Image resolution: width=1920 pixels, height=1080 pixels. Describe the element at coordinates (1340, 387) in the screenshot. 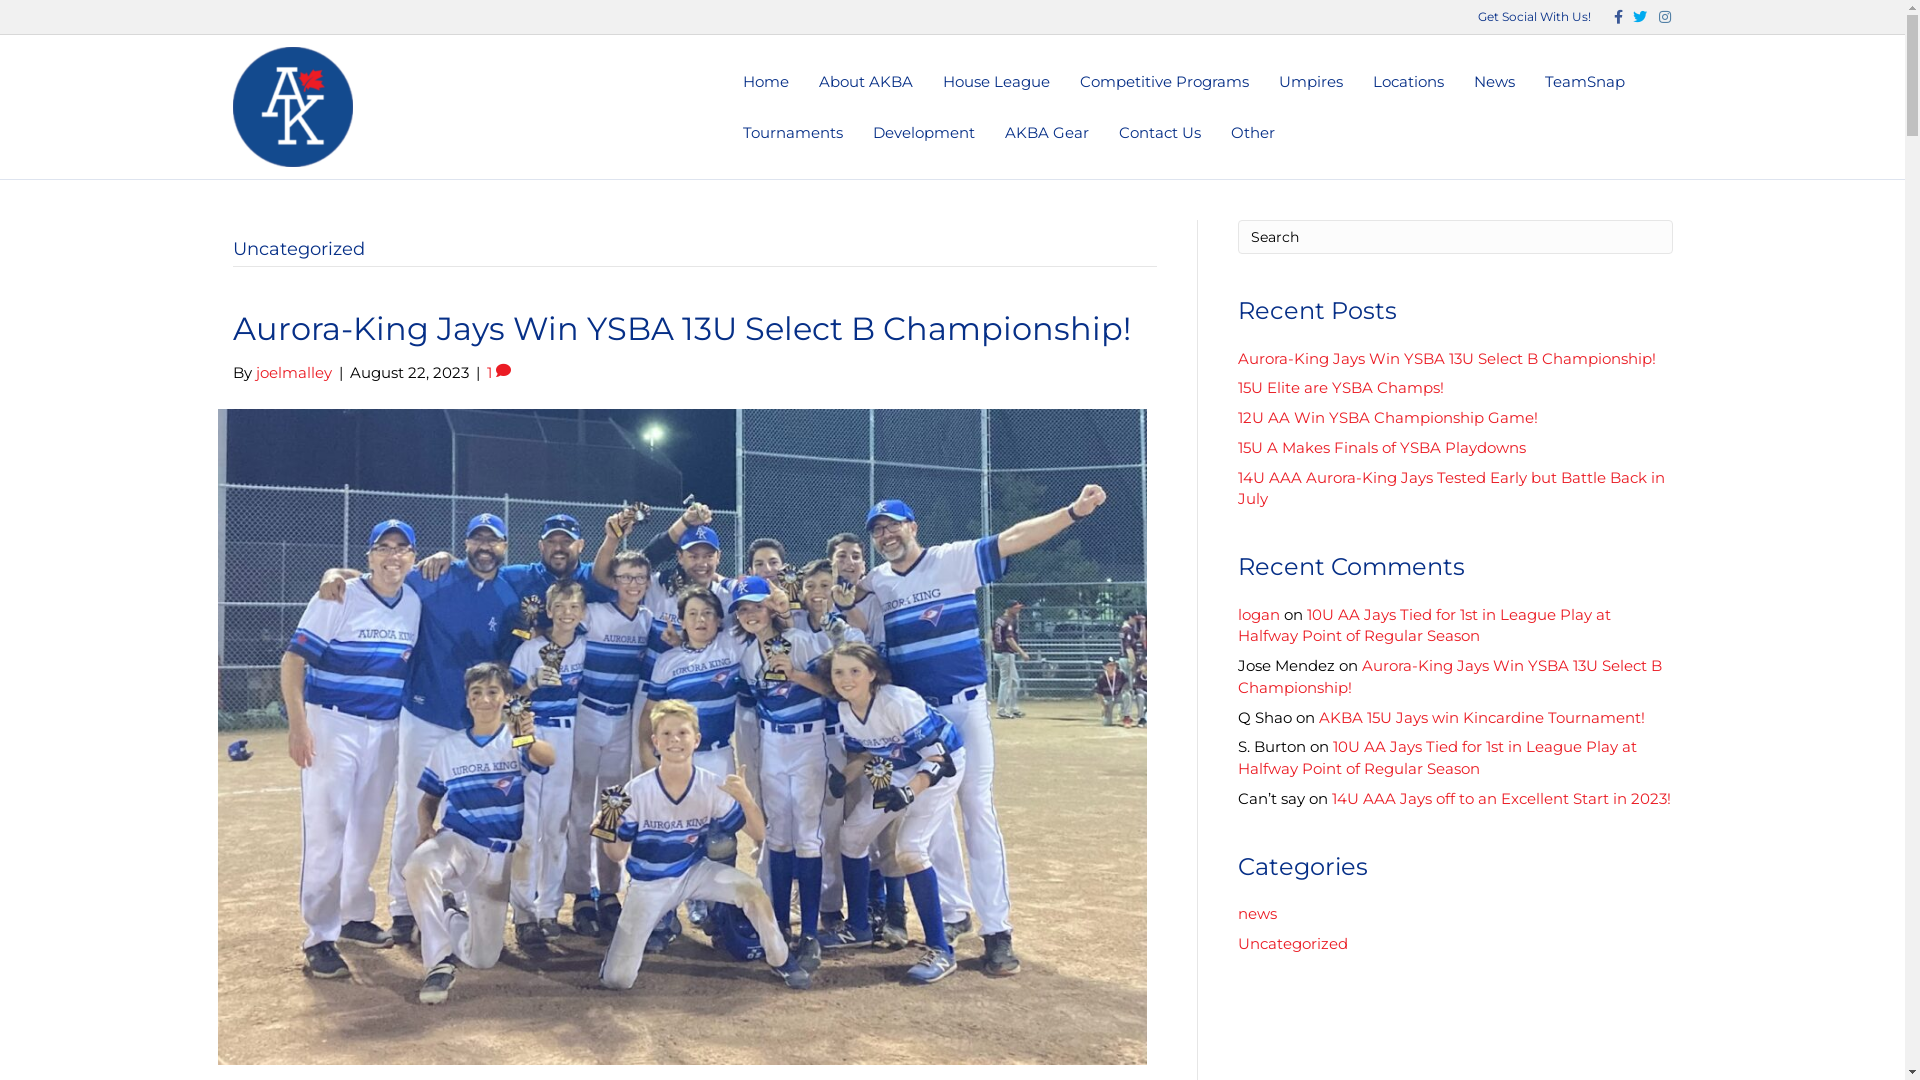

I see `'15U Elite are YSBA Champs!'` at that location.